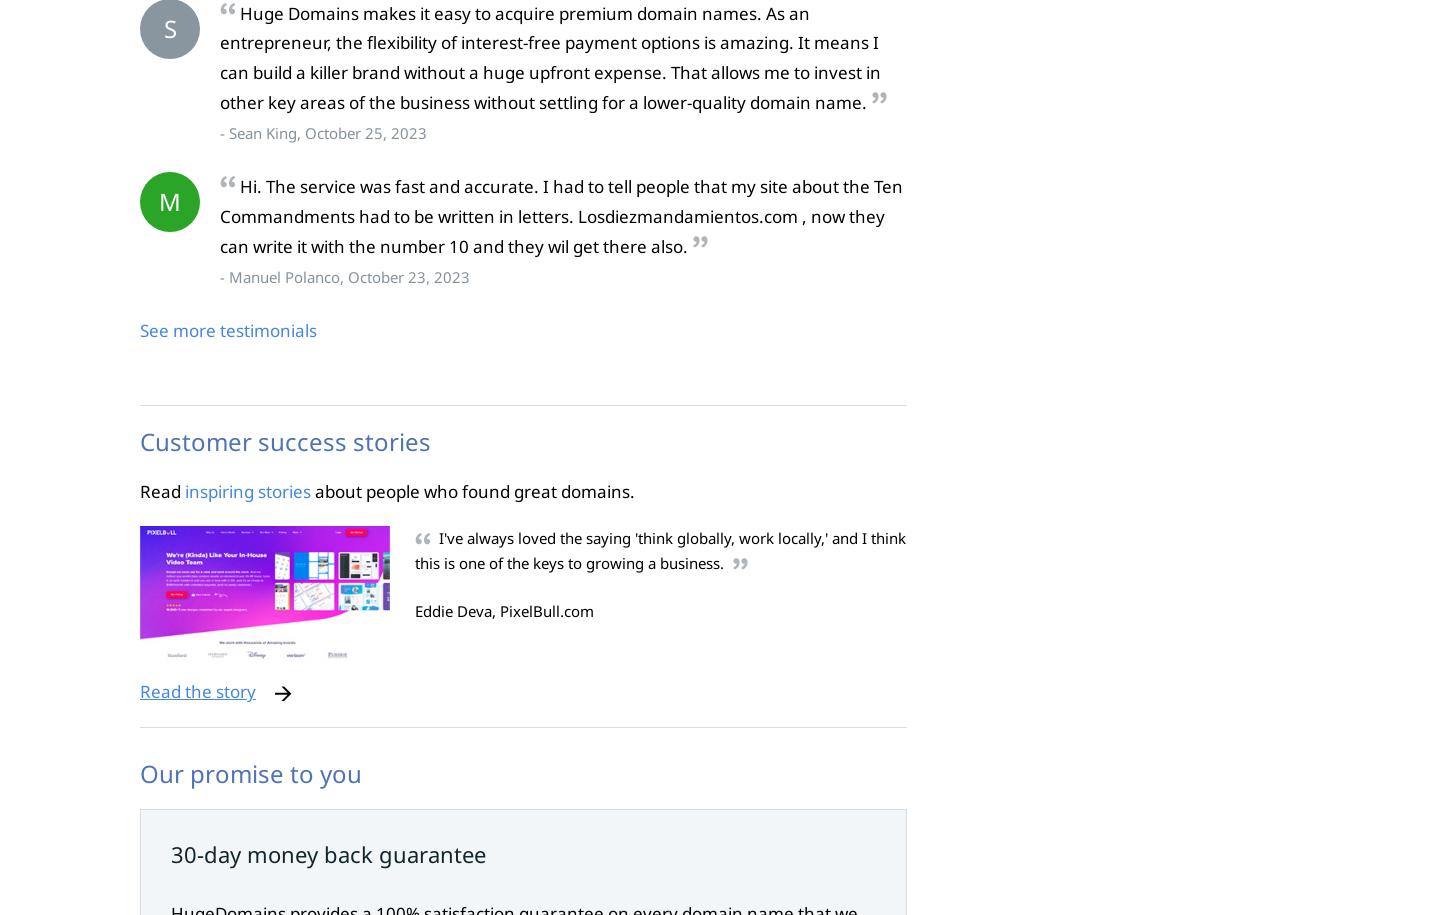 The width and height of the screenshot is (1450, 915). I want to click on 'Eddie Deva, PixelBull.com', so click(504, 611).